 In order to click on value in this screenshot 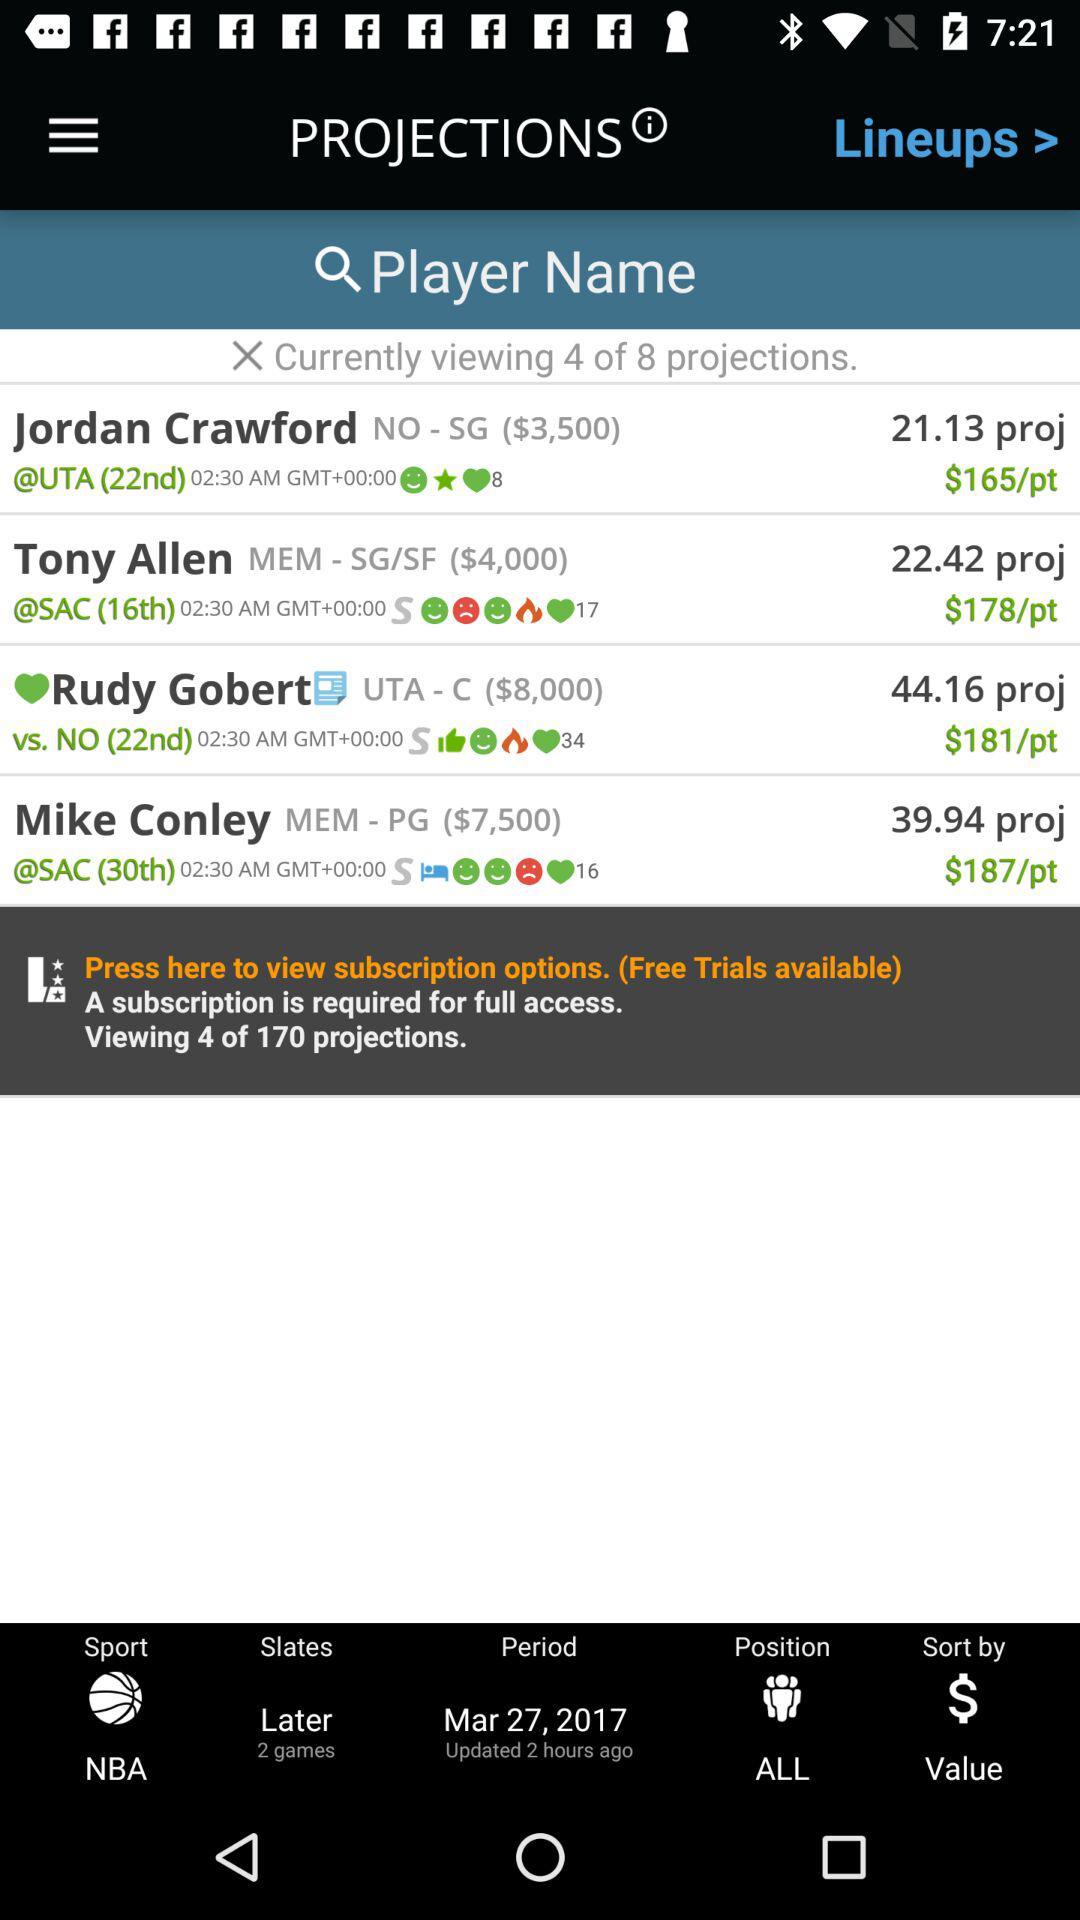, I will do `click(963, 1729)`.